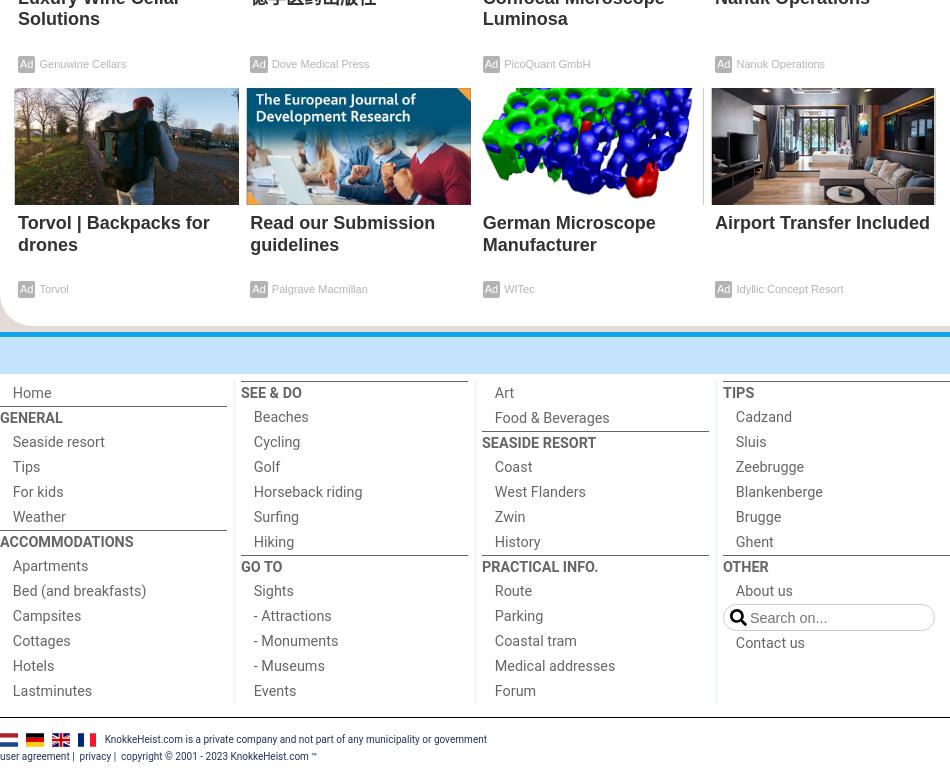  Describe the element at coordinates (722, 567) in the screenshot. I see `'Other'` at that location.